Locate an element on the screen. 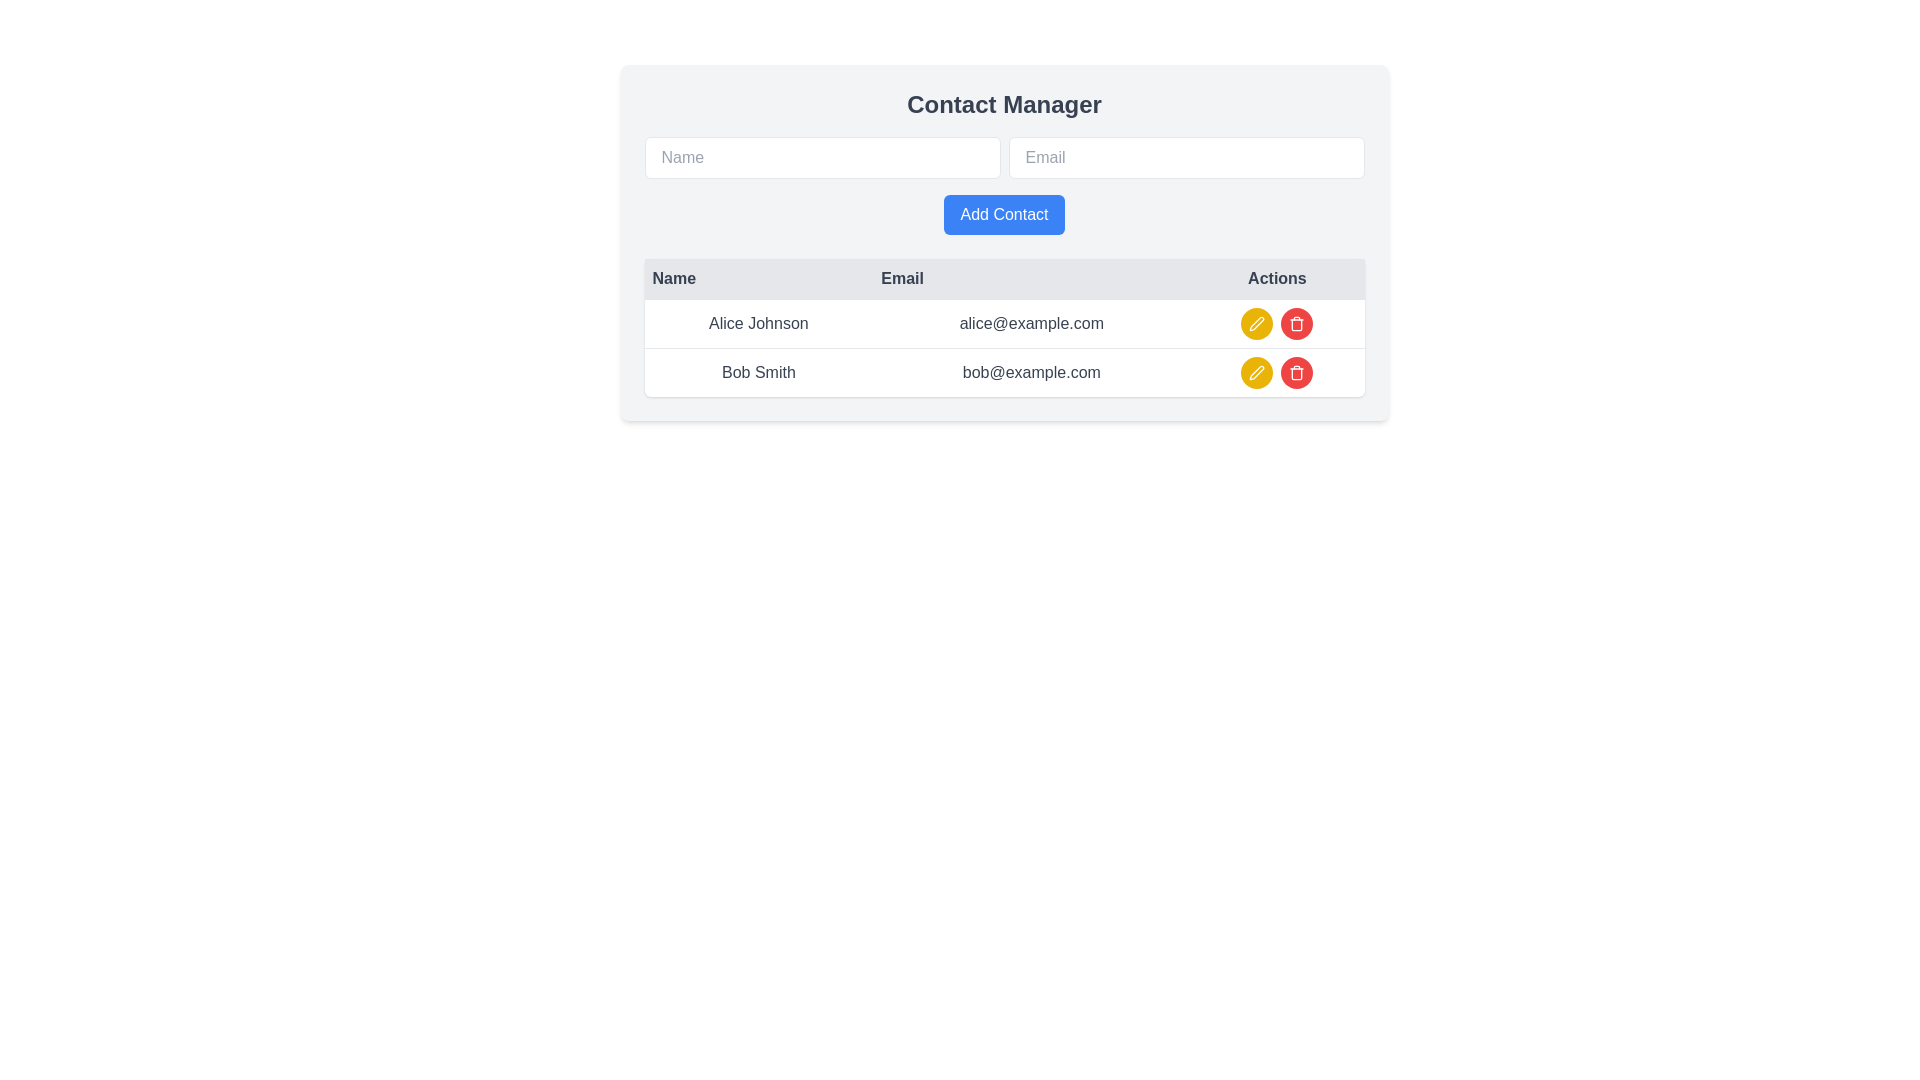 The height and width of the screenshot is (1080, 1920). the static text displaying the name of the contact entry in the second row of the contact table, which is aligned to the left is located at coordinates (757, 372).